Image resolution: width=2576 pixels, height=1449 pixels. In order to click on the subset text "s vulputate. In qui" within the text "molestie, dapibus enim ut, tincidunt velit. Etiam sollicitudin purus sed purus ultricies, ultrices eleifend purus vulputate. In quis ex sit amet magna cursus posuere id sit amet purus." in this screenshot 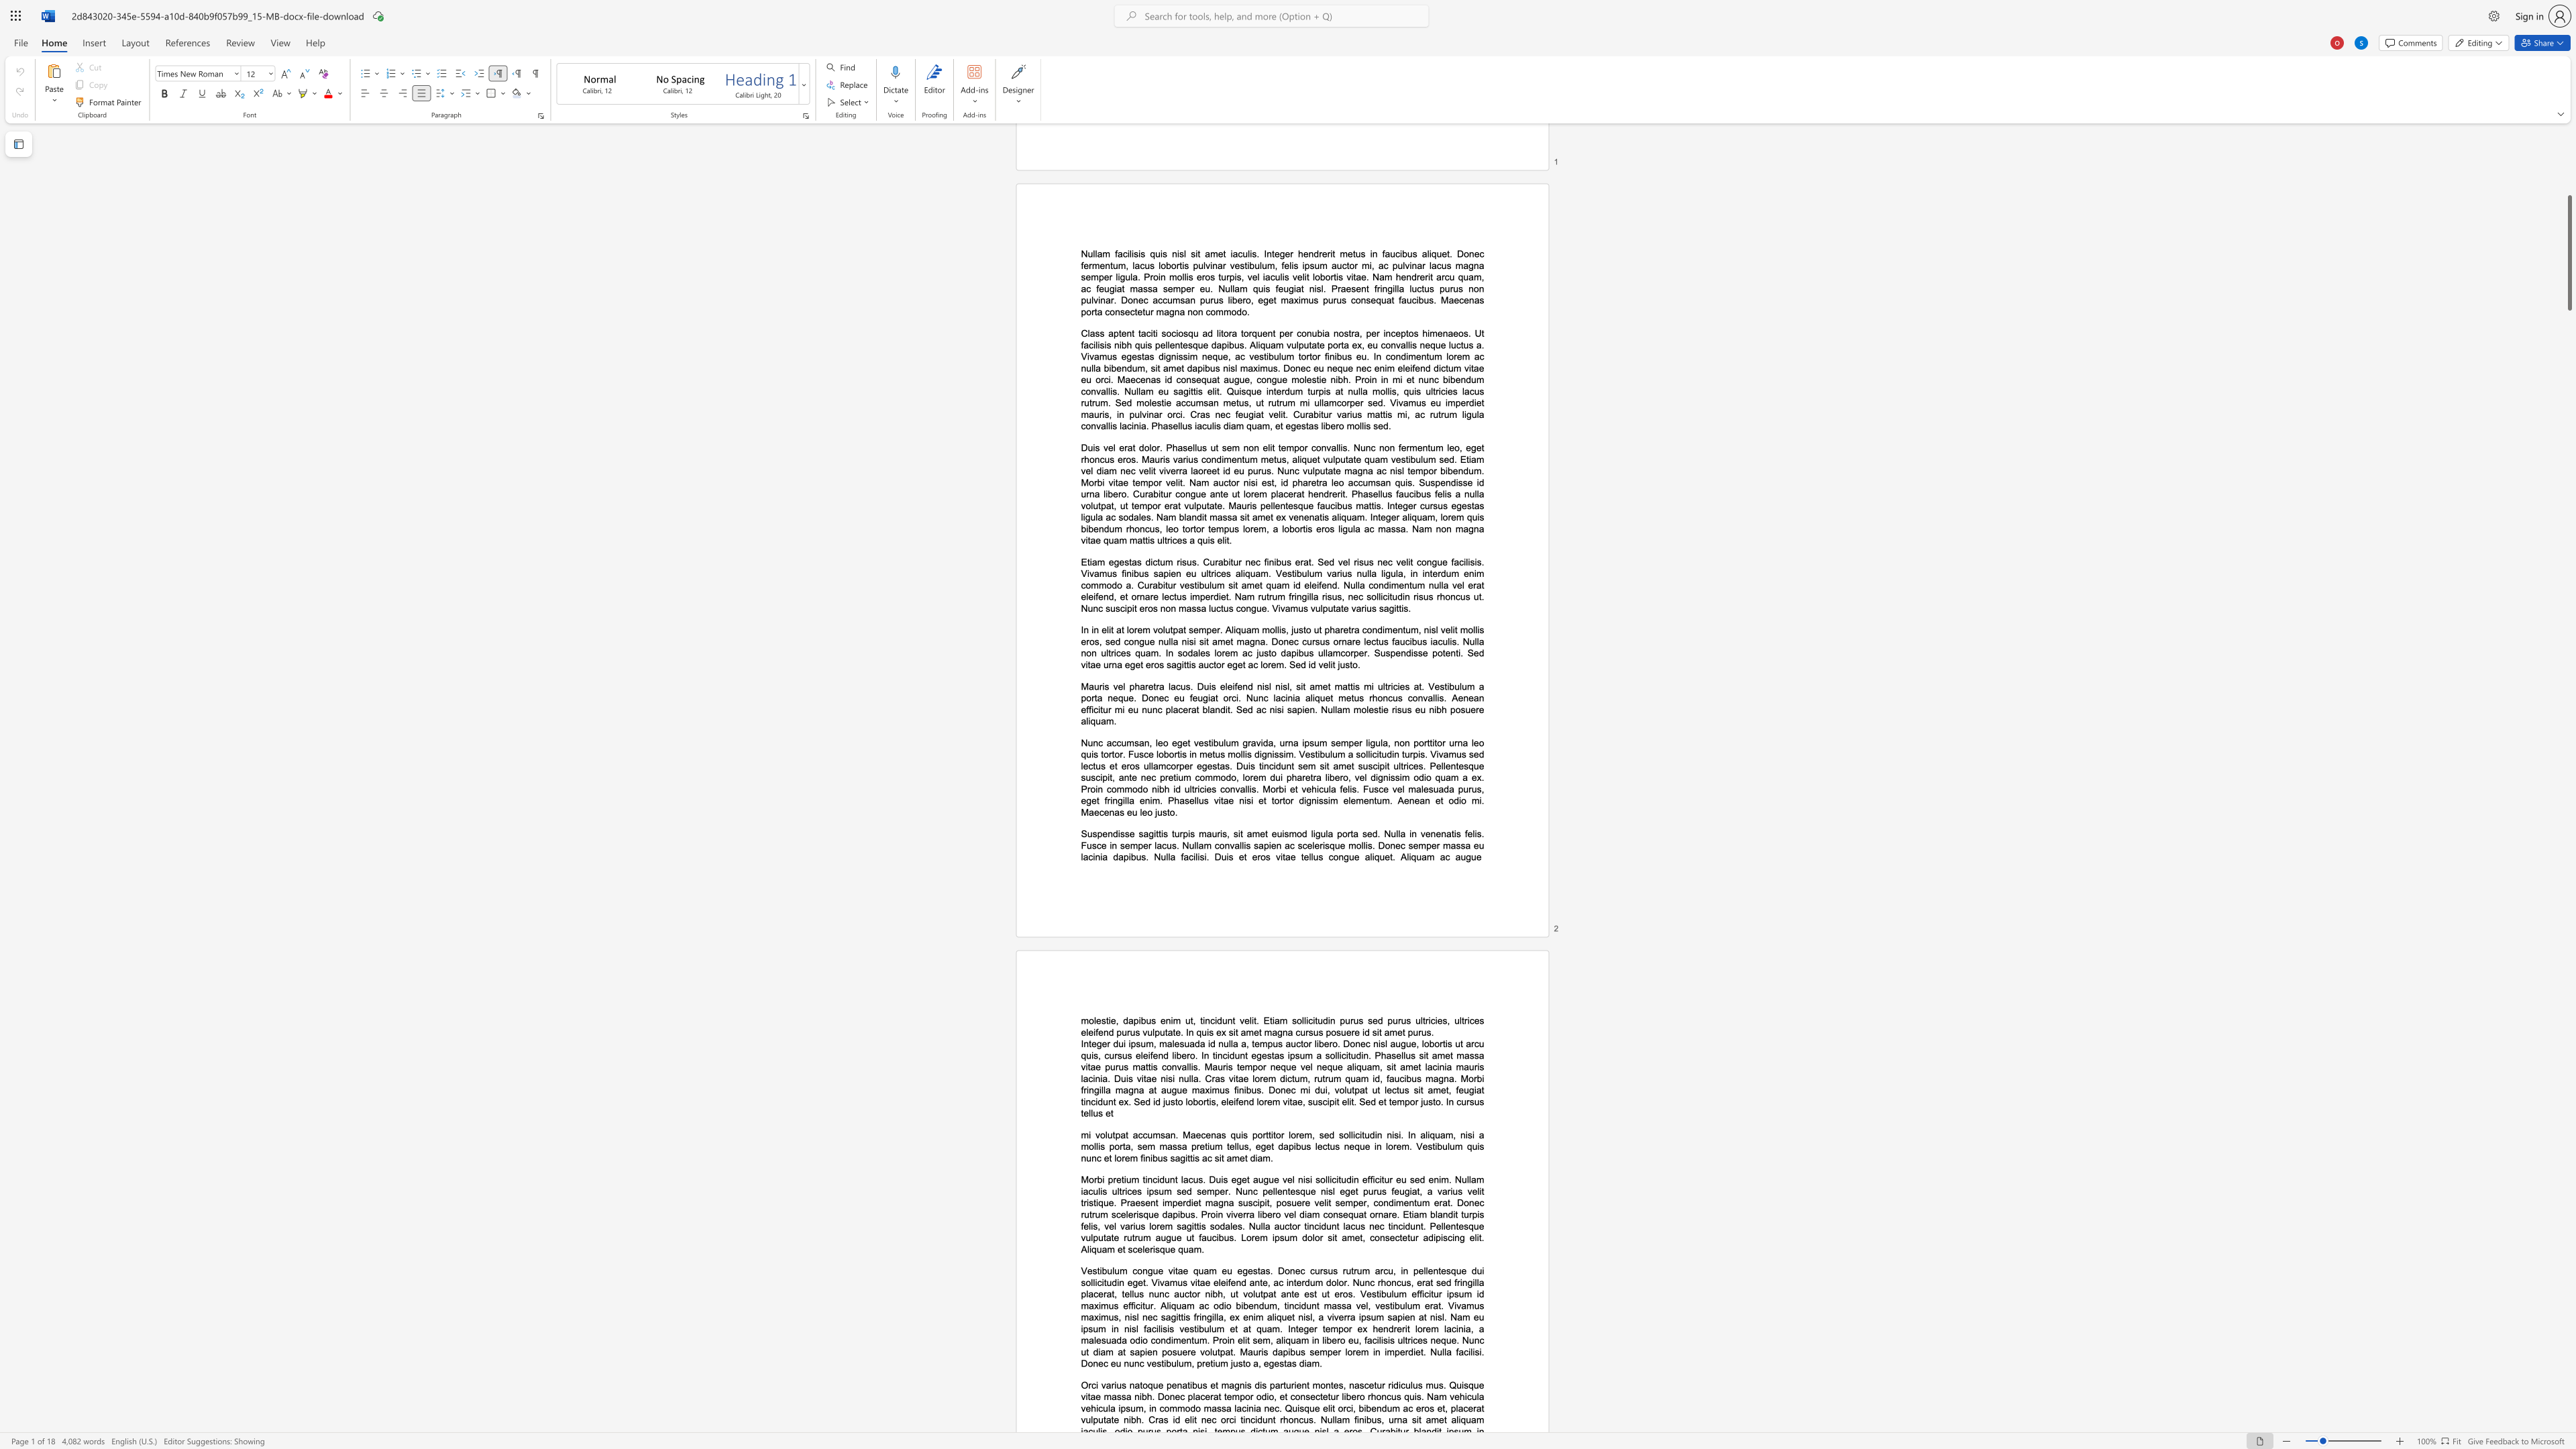, I will do `click(1134, 1032)`.